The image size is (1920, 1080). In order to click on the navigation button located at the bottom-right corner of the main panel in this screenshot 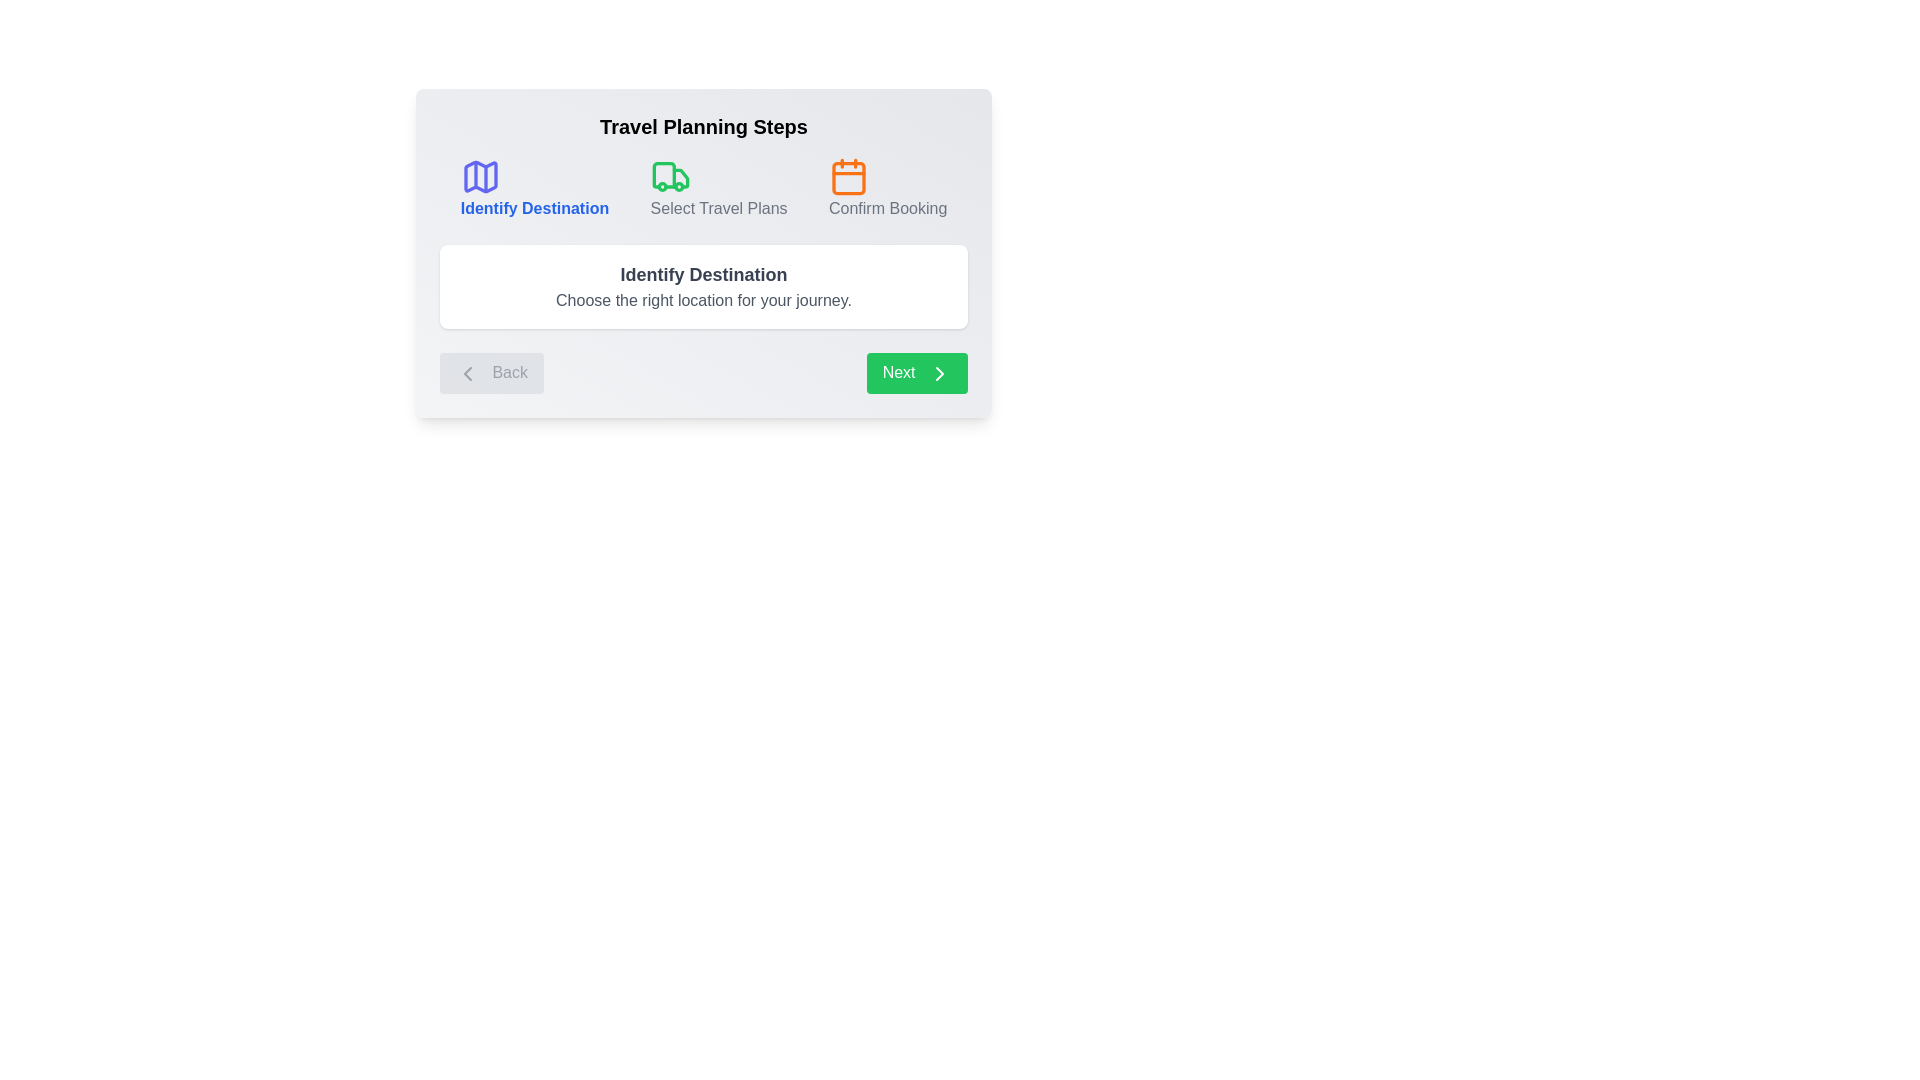, I will do `click(916, 373)`.